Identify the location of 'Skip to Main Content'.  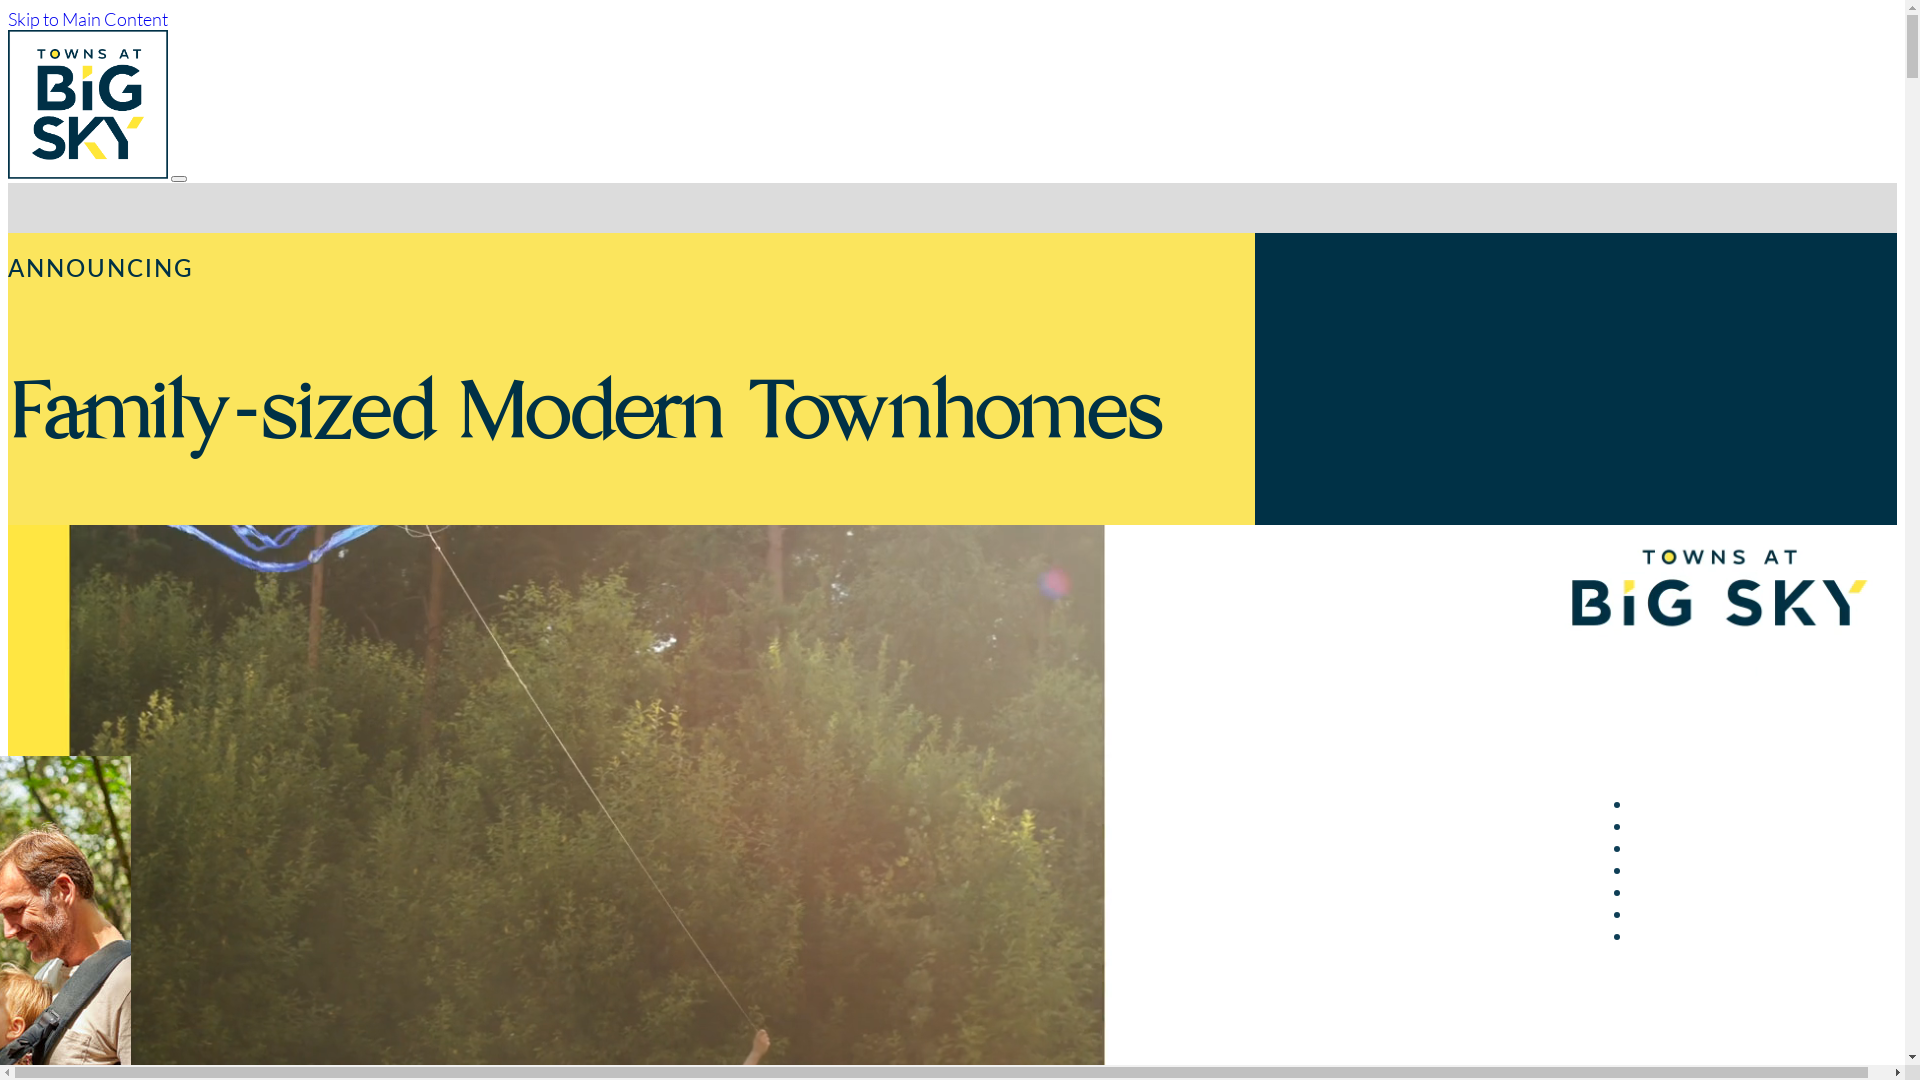
(86, 19).